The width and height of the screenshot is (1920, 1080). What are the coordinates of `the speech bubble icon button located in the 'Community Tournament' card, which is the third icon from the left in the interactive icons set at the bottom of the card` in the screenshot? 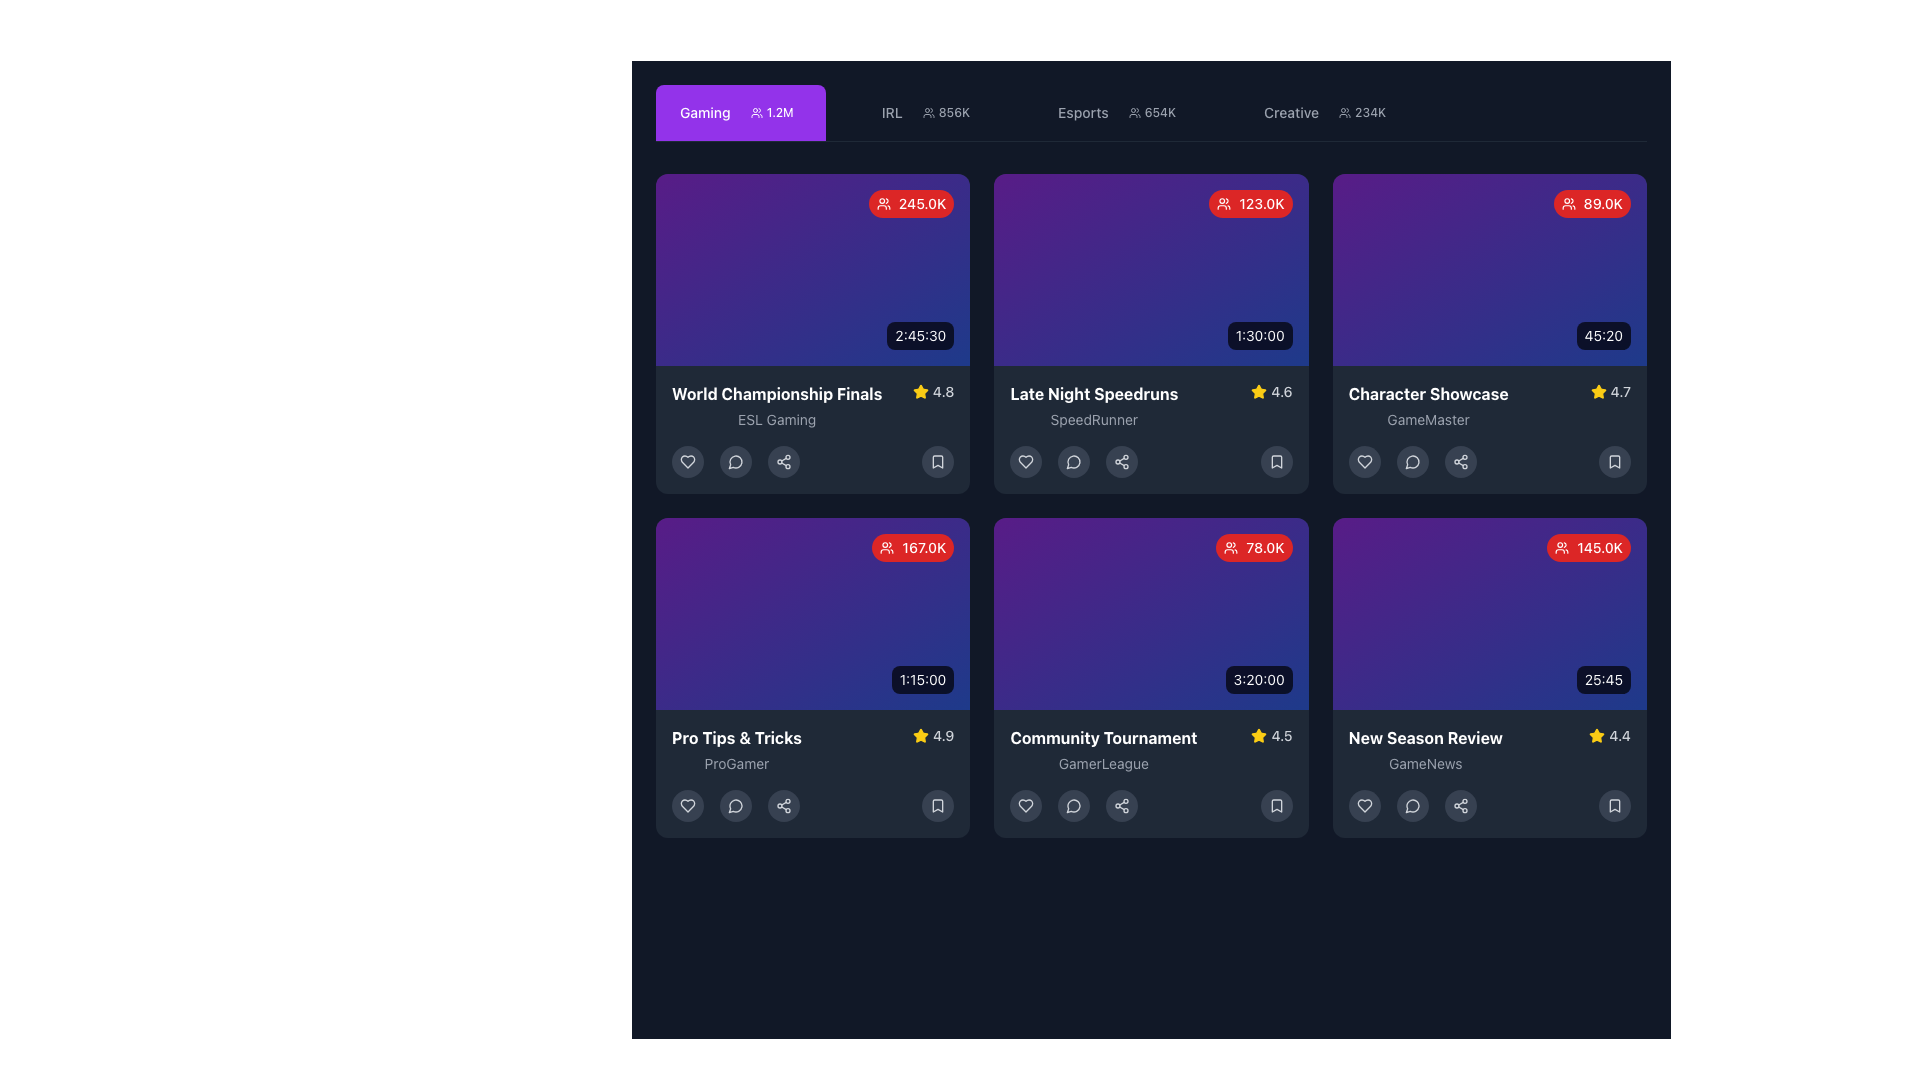 It's located at (1073, 805).